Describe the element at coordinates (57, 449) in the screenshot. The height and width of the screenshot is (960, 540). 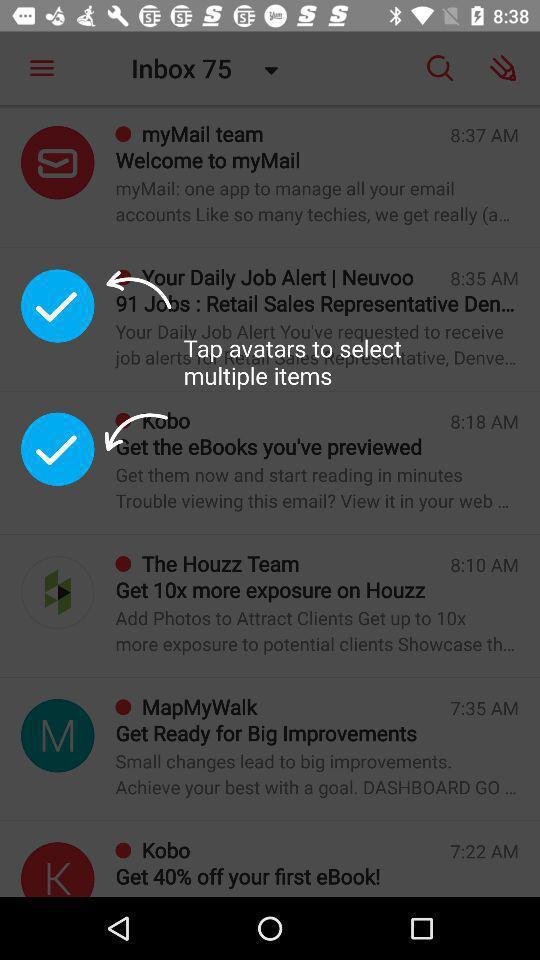
I see `the check icon` at that location.